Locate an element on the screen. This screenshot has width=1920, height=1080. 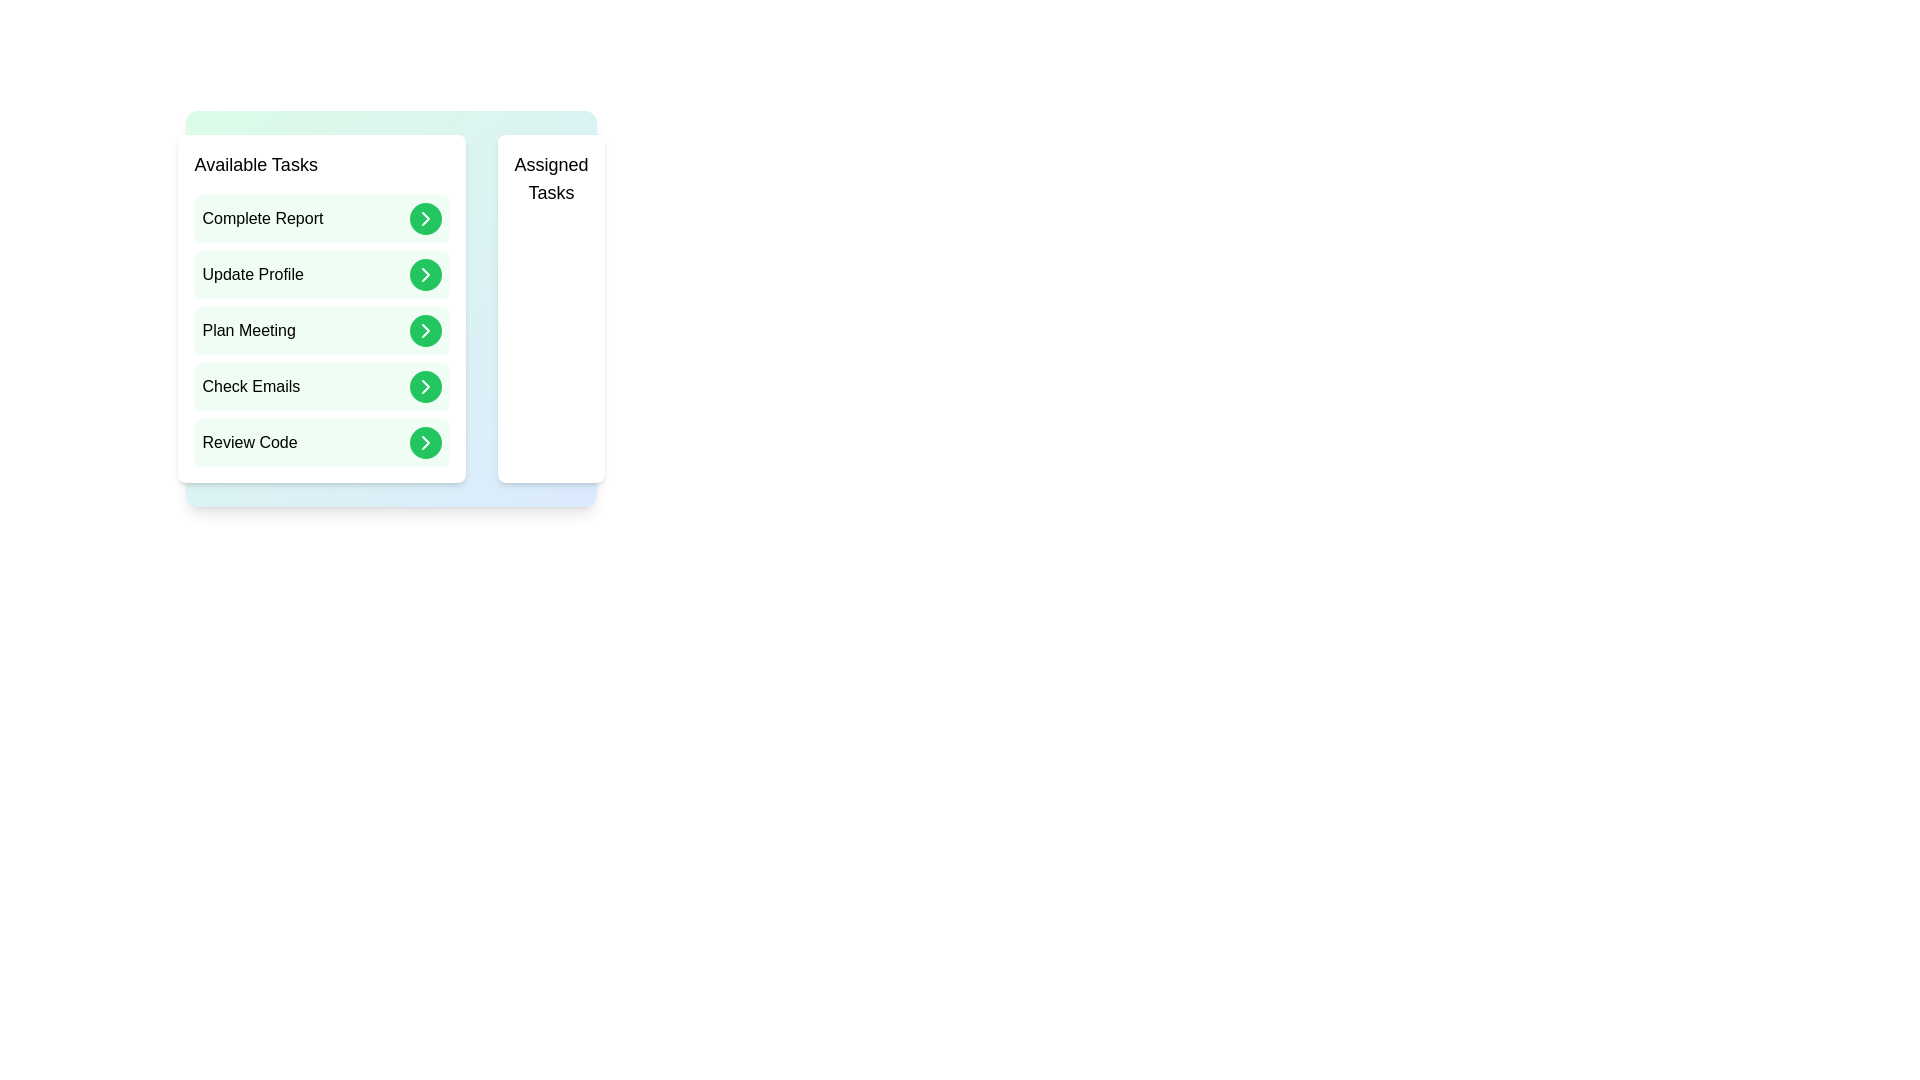
the button corresponding to Complete Report is located at coordinates (425, 219).